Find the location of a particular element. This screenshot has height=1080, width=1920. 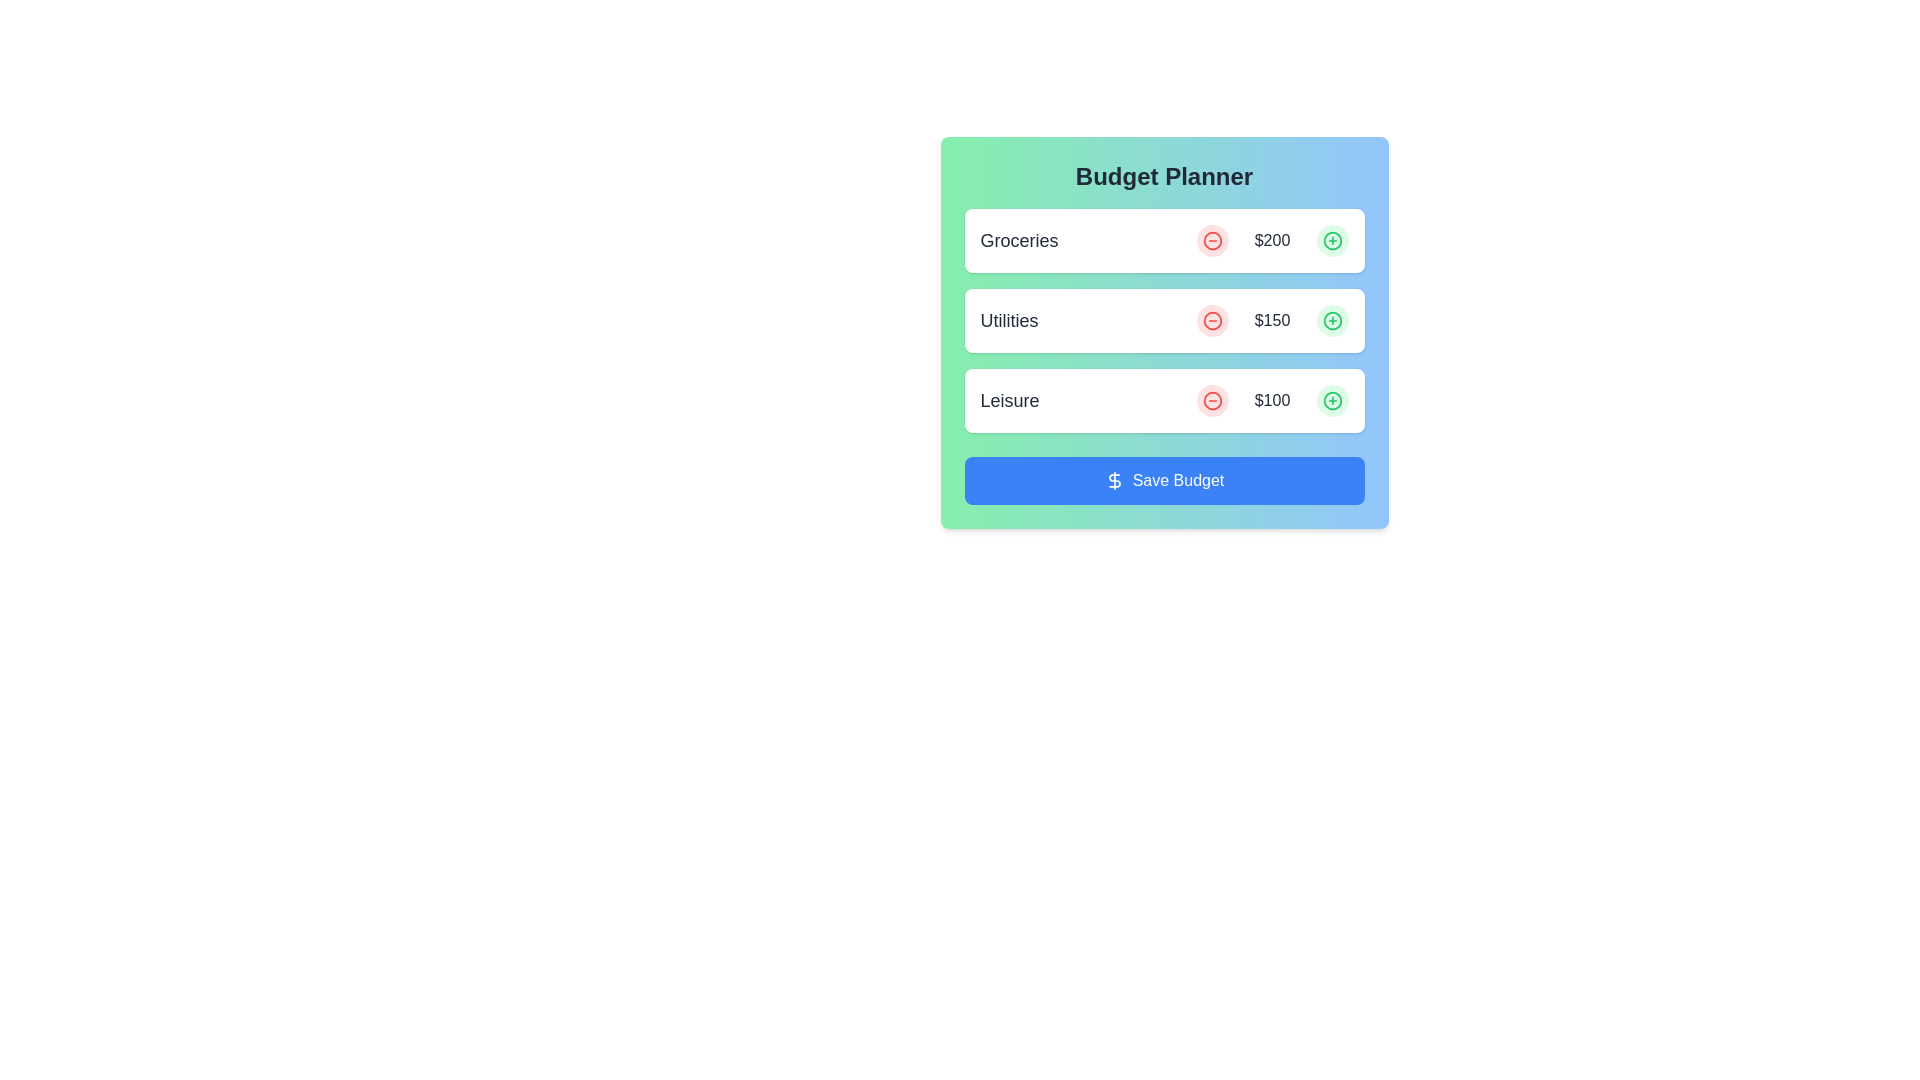

the Text label displaying the monetary value for the 'Utilities' budget item located under the 'Budget Planner' heading, positioned between a red circular button and a green circular button is located at coordinates (1271, 319).